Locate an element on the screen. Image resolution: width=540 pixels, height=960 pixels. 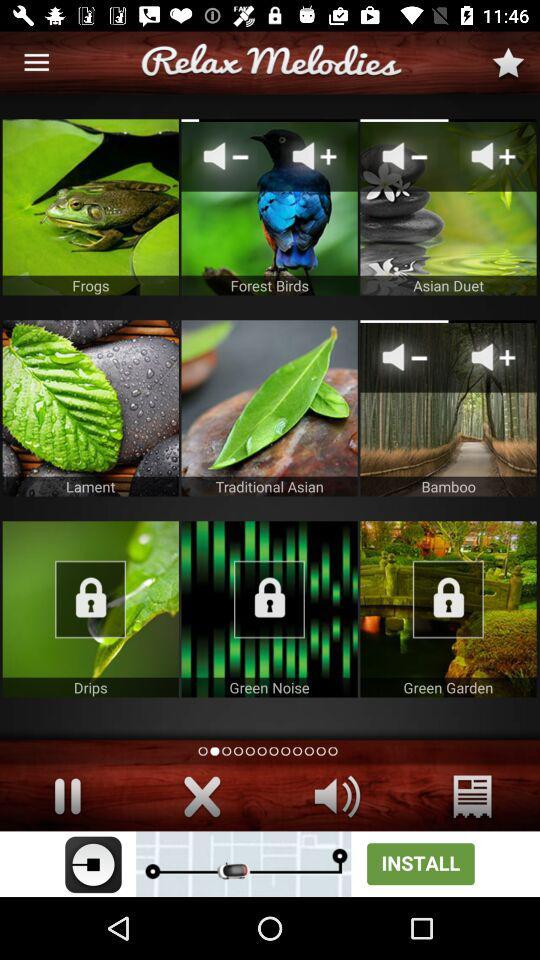
sound is located at coordinates (202, 796).